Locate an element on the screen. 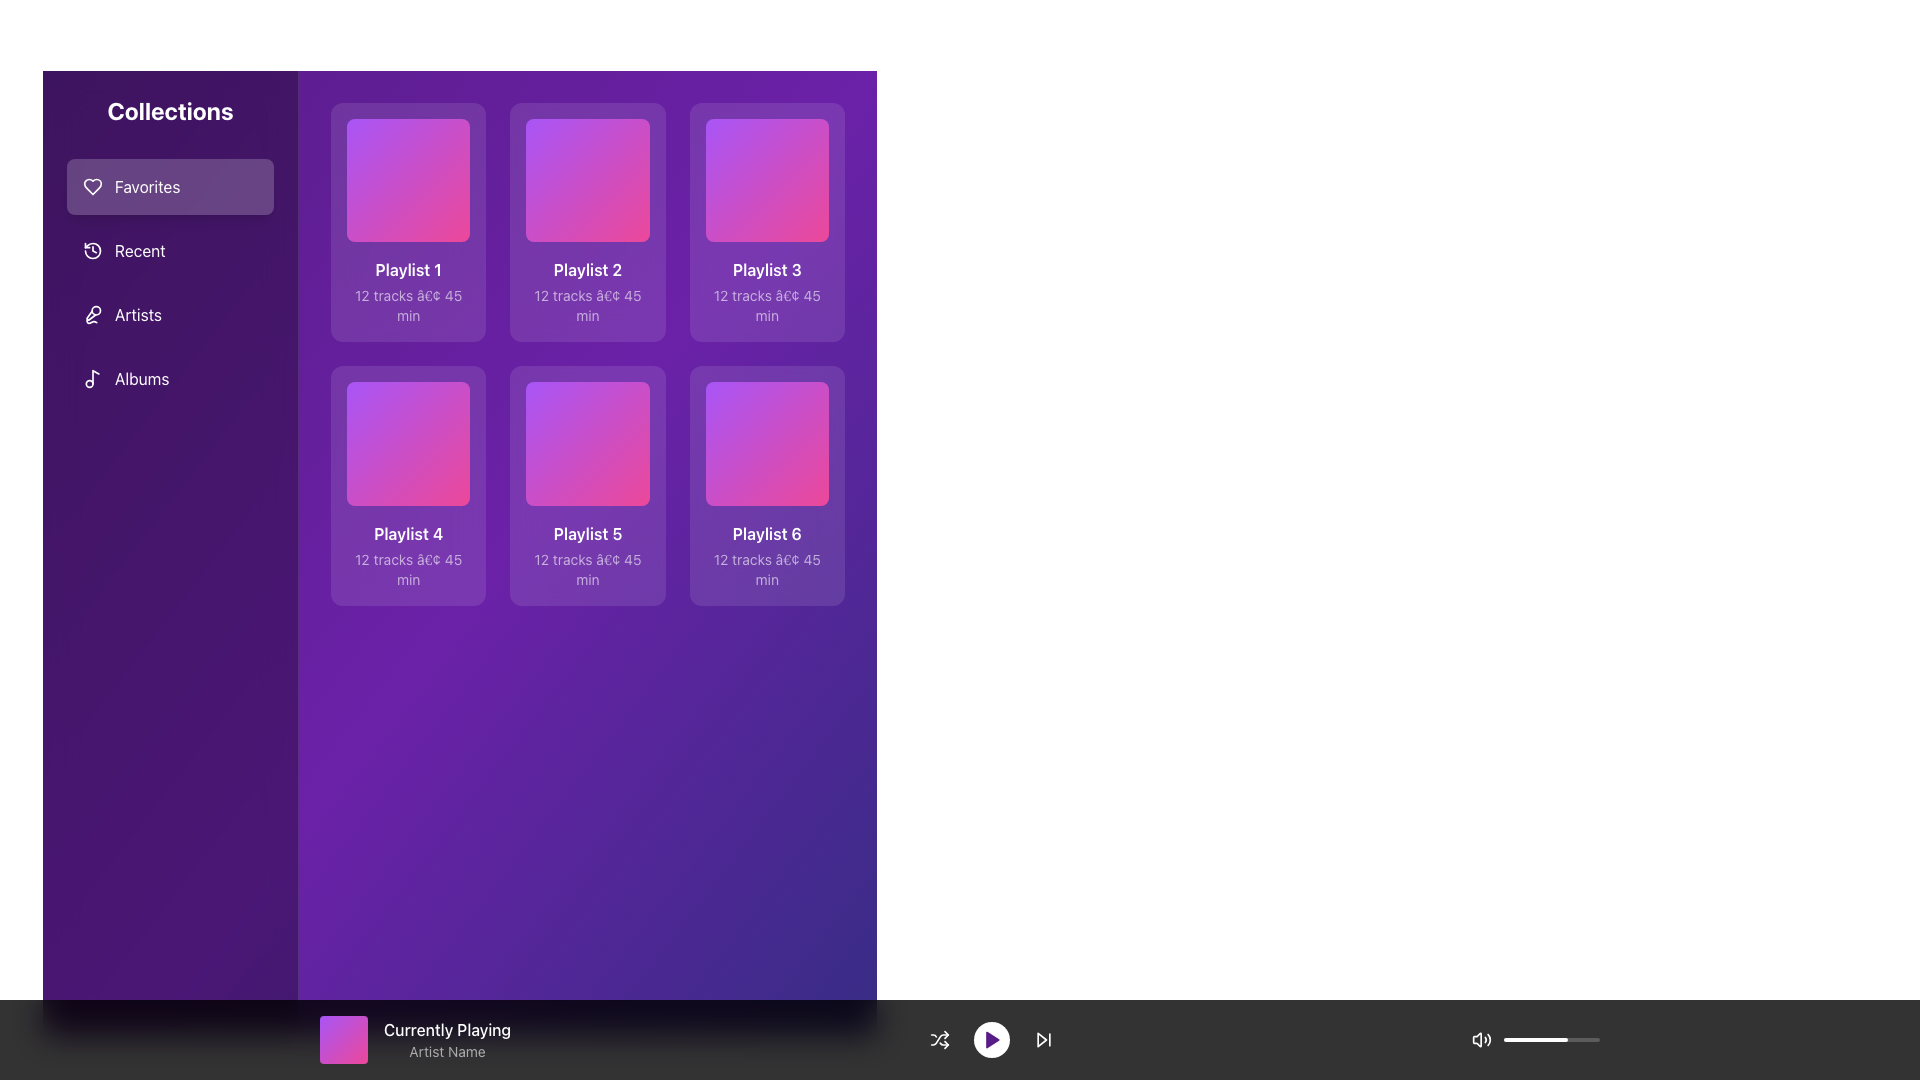  the progress indicator of the horizontal progress bar located in the bottom-right section of the interface is located at coordinates (1550, 1039).